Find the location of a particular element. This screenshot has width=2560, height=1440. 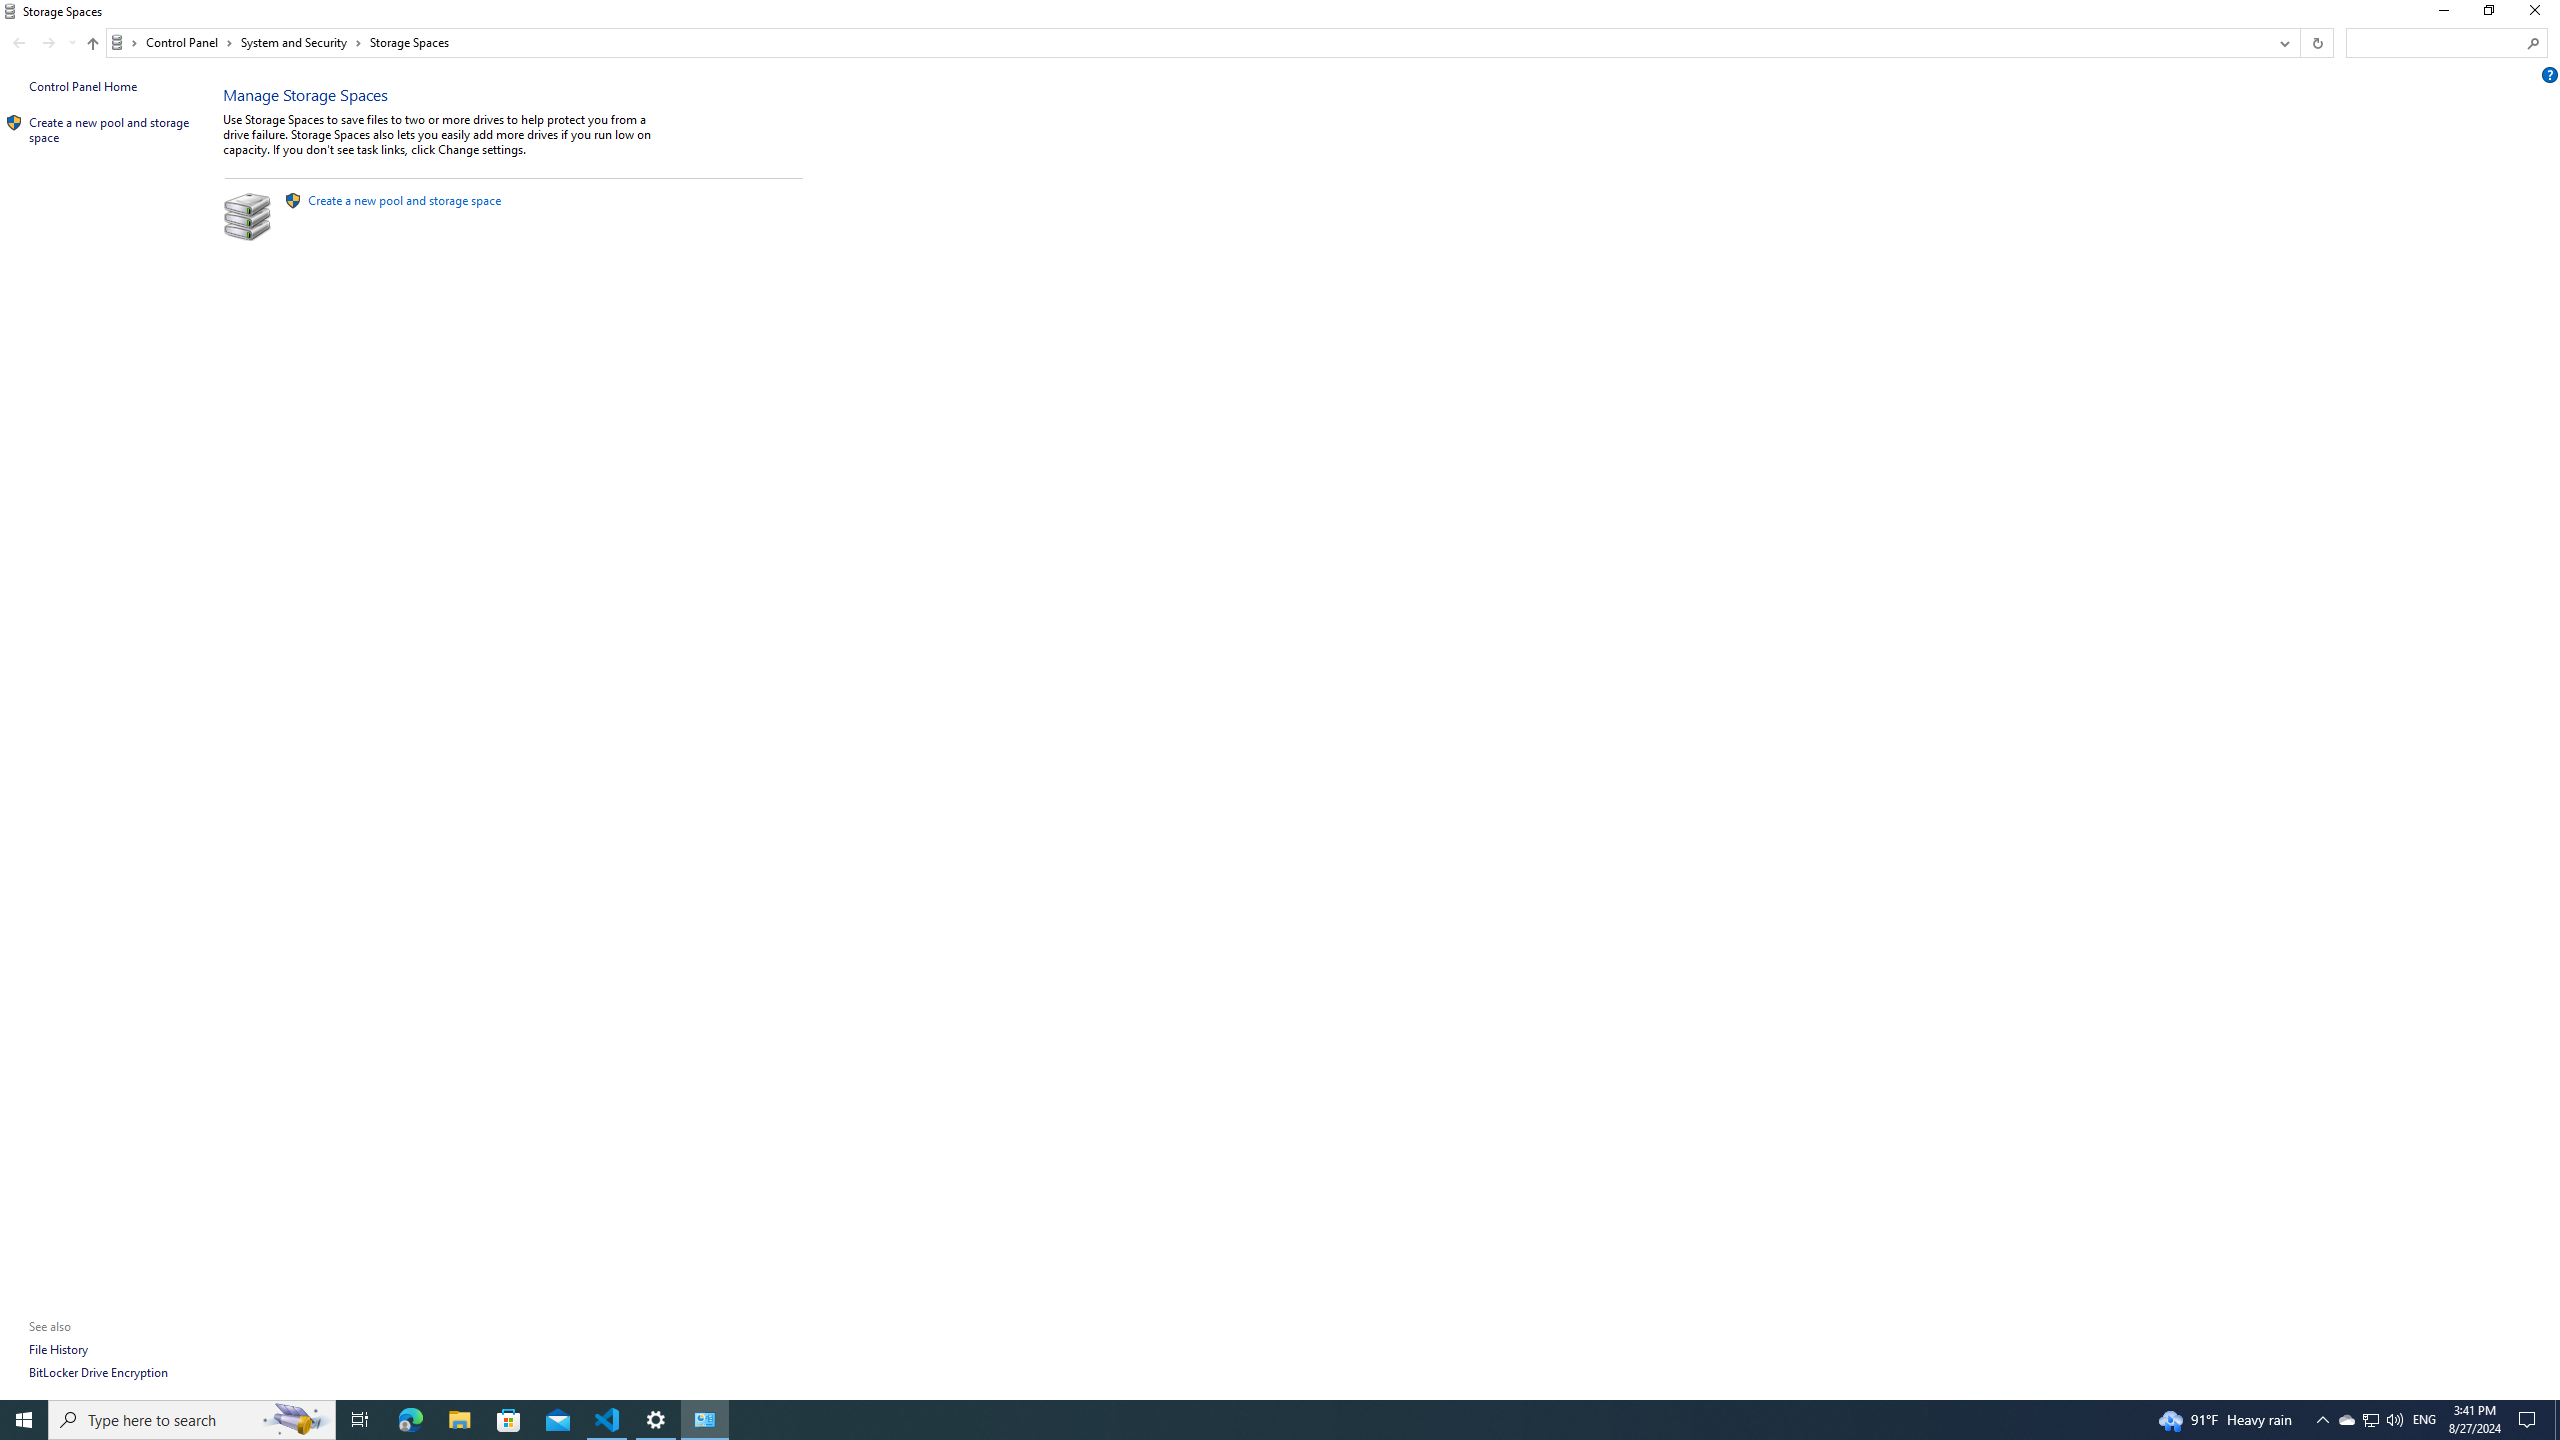

'All locations' is located at coordinates (123, 42).